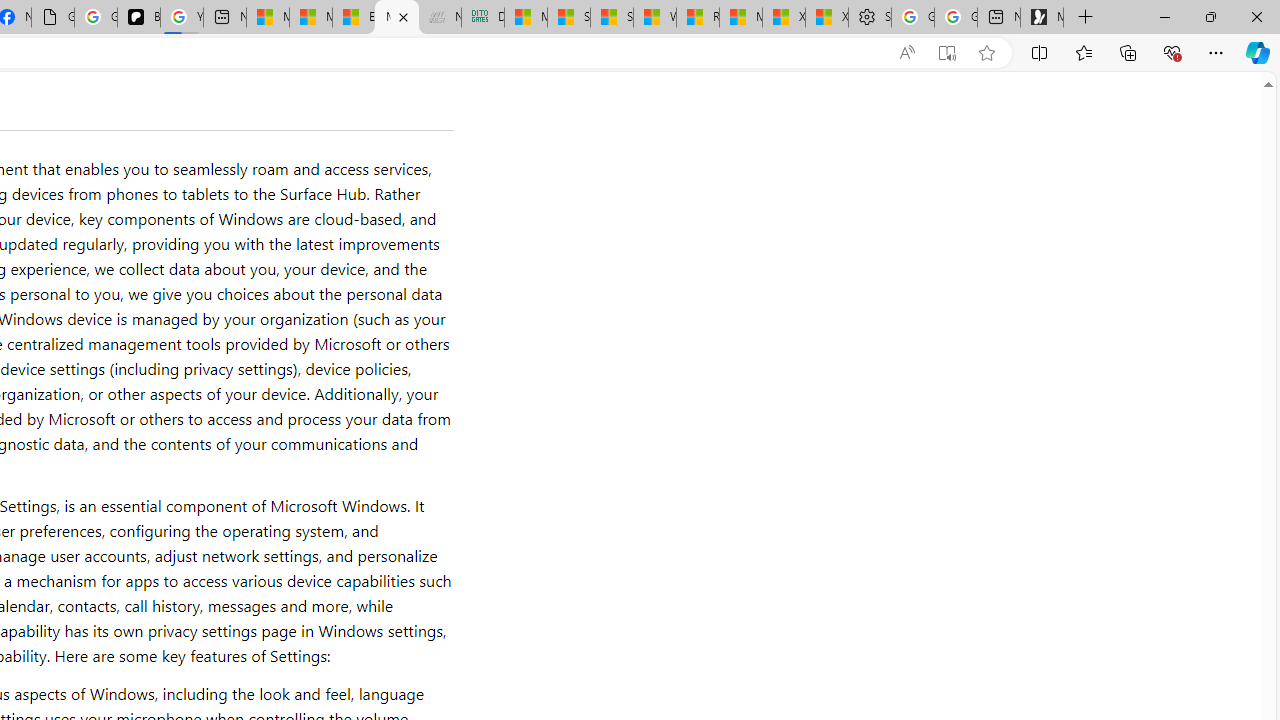  Describe the element at coordinates (353, 17) in the screenshot. I see `'Entertainment - MSN'` at that location.